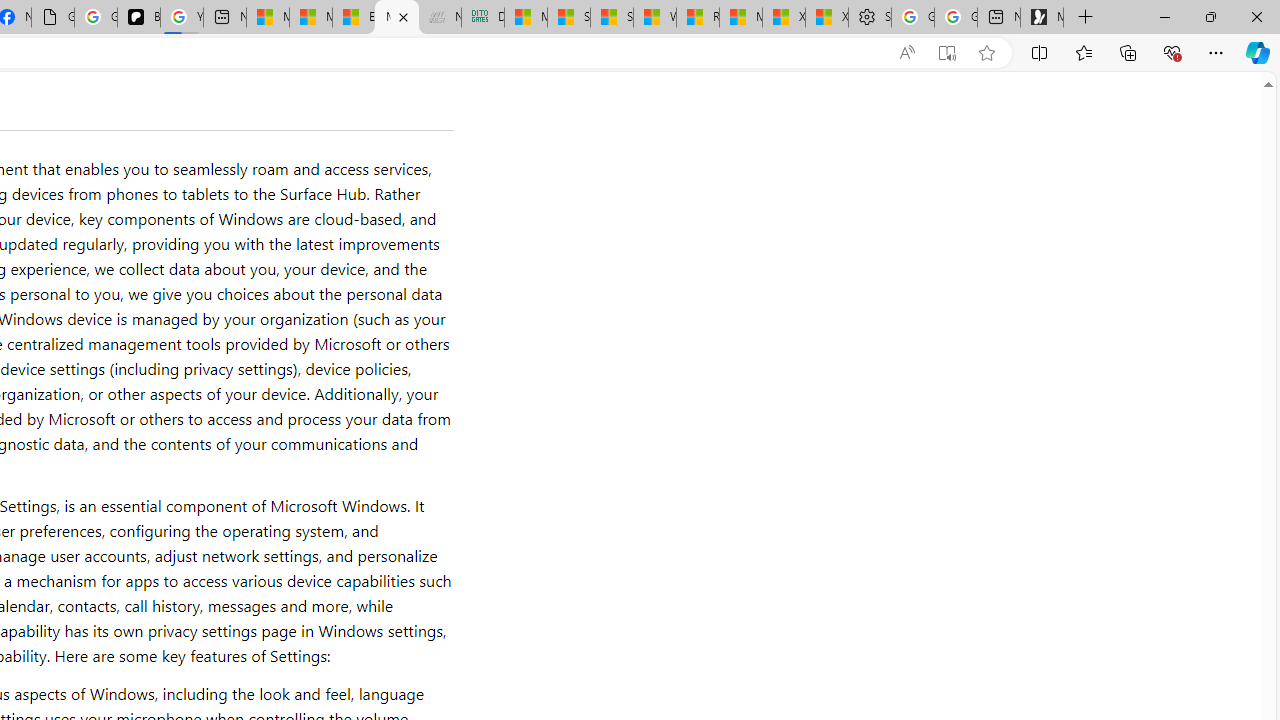  Describe the element at coordinates (353, 17) in the screenshot. I see `'Entertainment - MSN'` at that location.